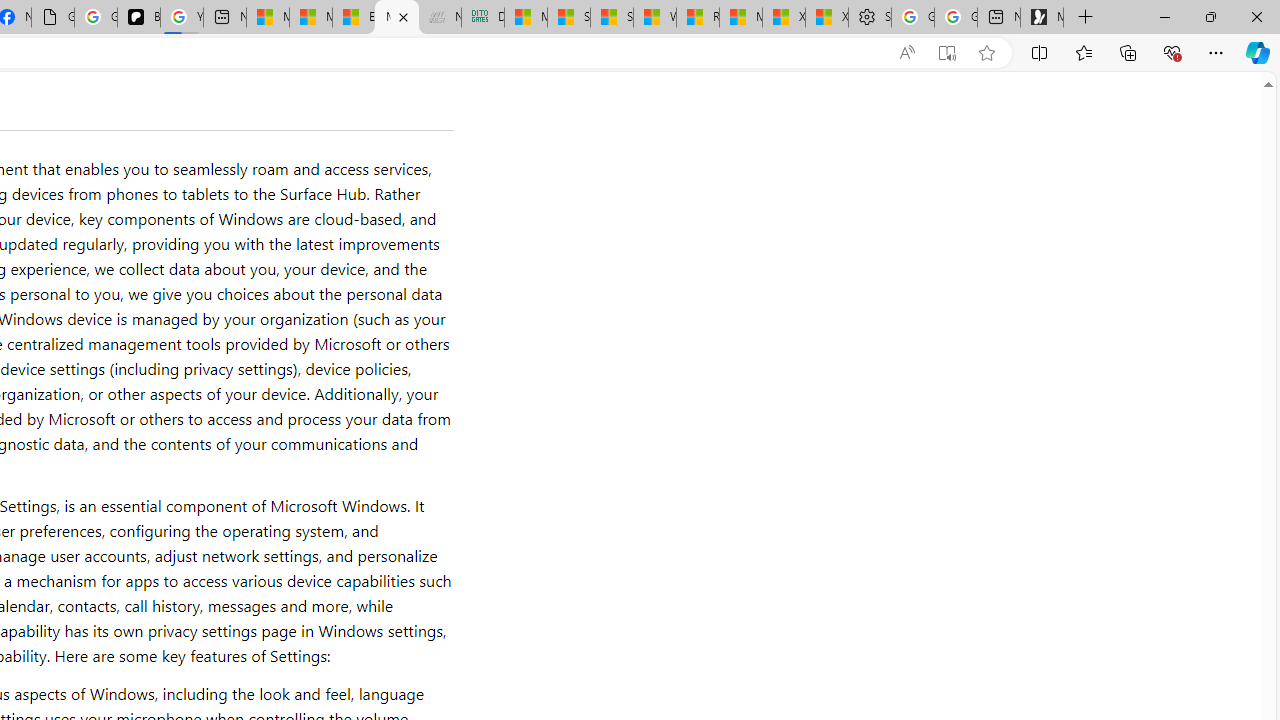  Describe the element at coordinates (353, 17) in the screenshot. I see `'Entertainment - MSN'` at that location.